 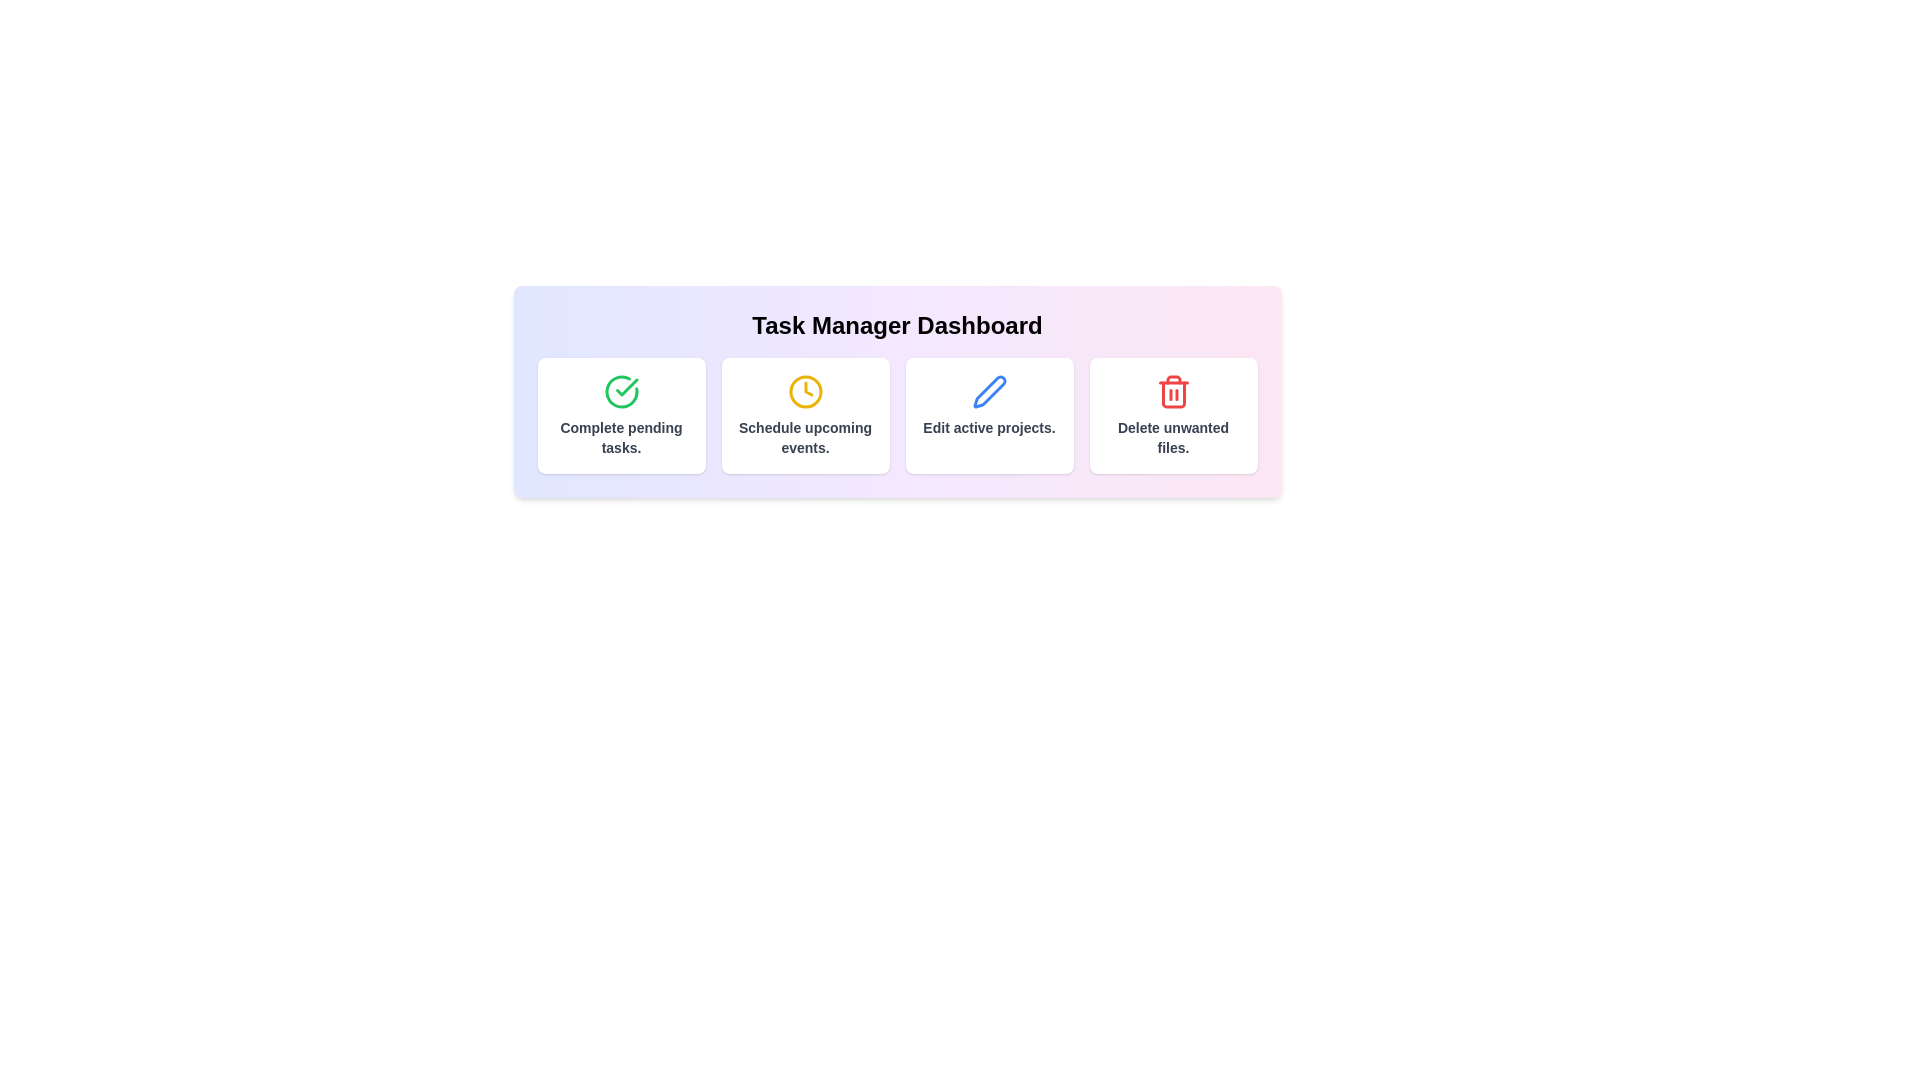 I want to click on the blue pen icon located in the 'Edit active projects.' card, which is the third card under the 'Task Manager Dashboard', so click(x=989, y=392).